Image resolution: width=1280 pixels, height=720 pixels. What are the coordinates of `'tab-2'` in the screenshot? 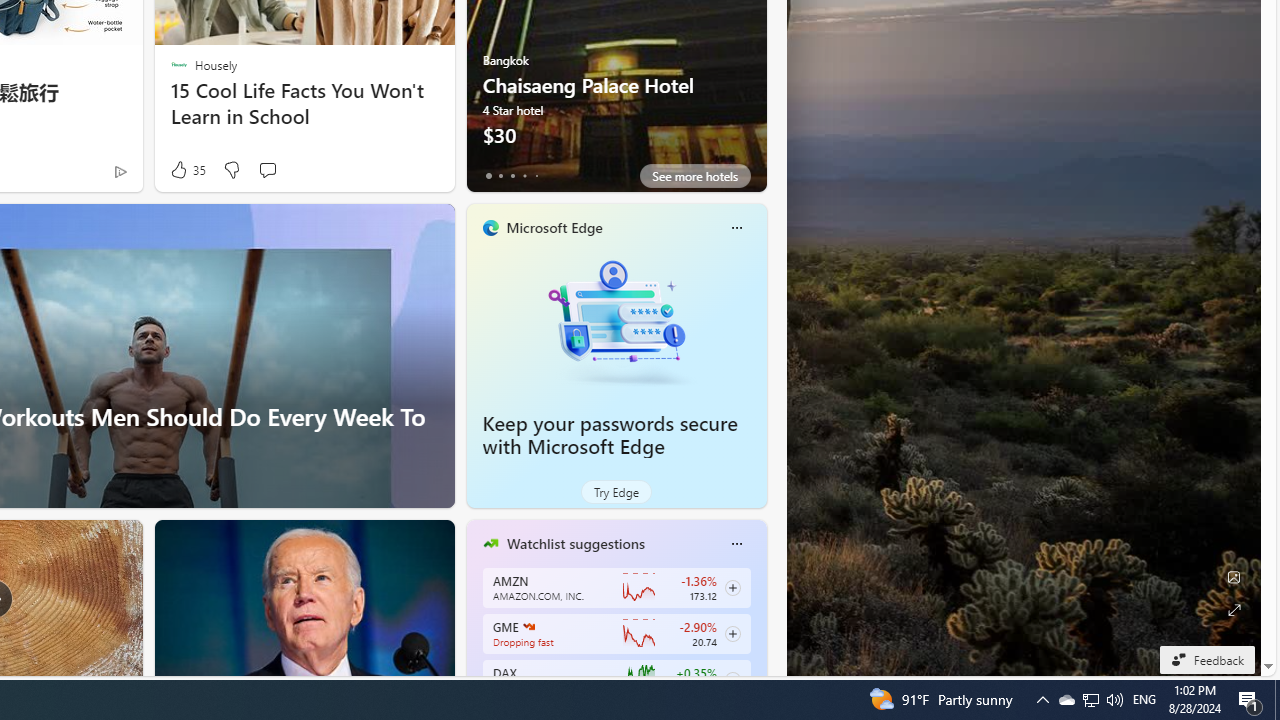 It's located at (512, 175).